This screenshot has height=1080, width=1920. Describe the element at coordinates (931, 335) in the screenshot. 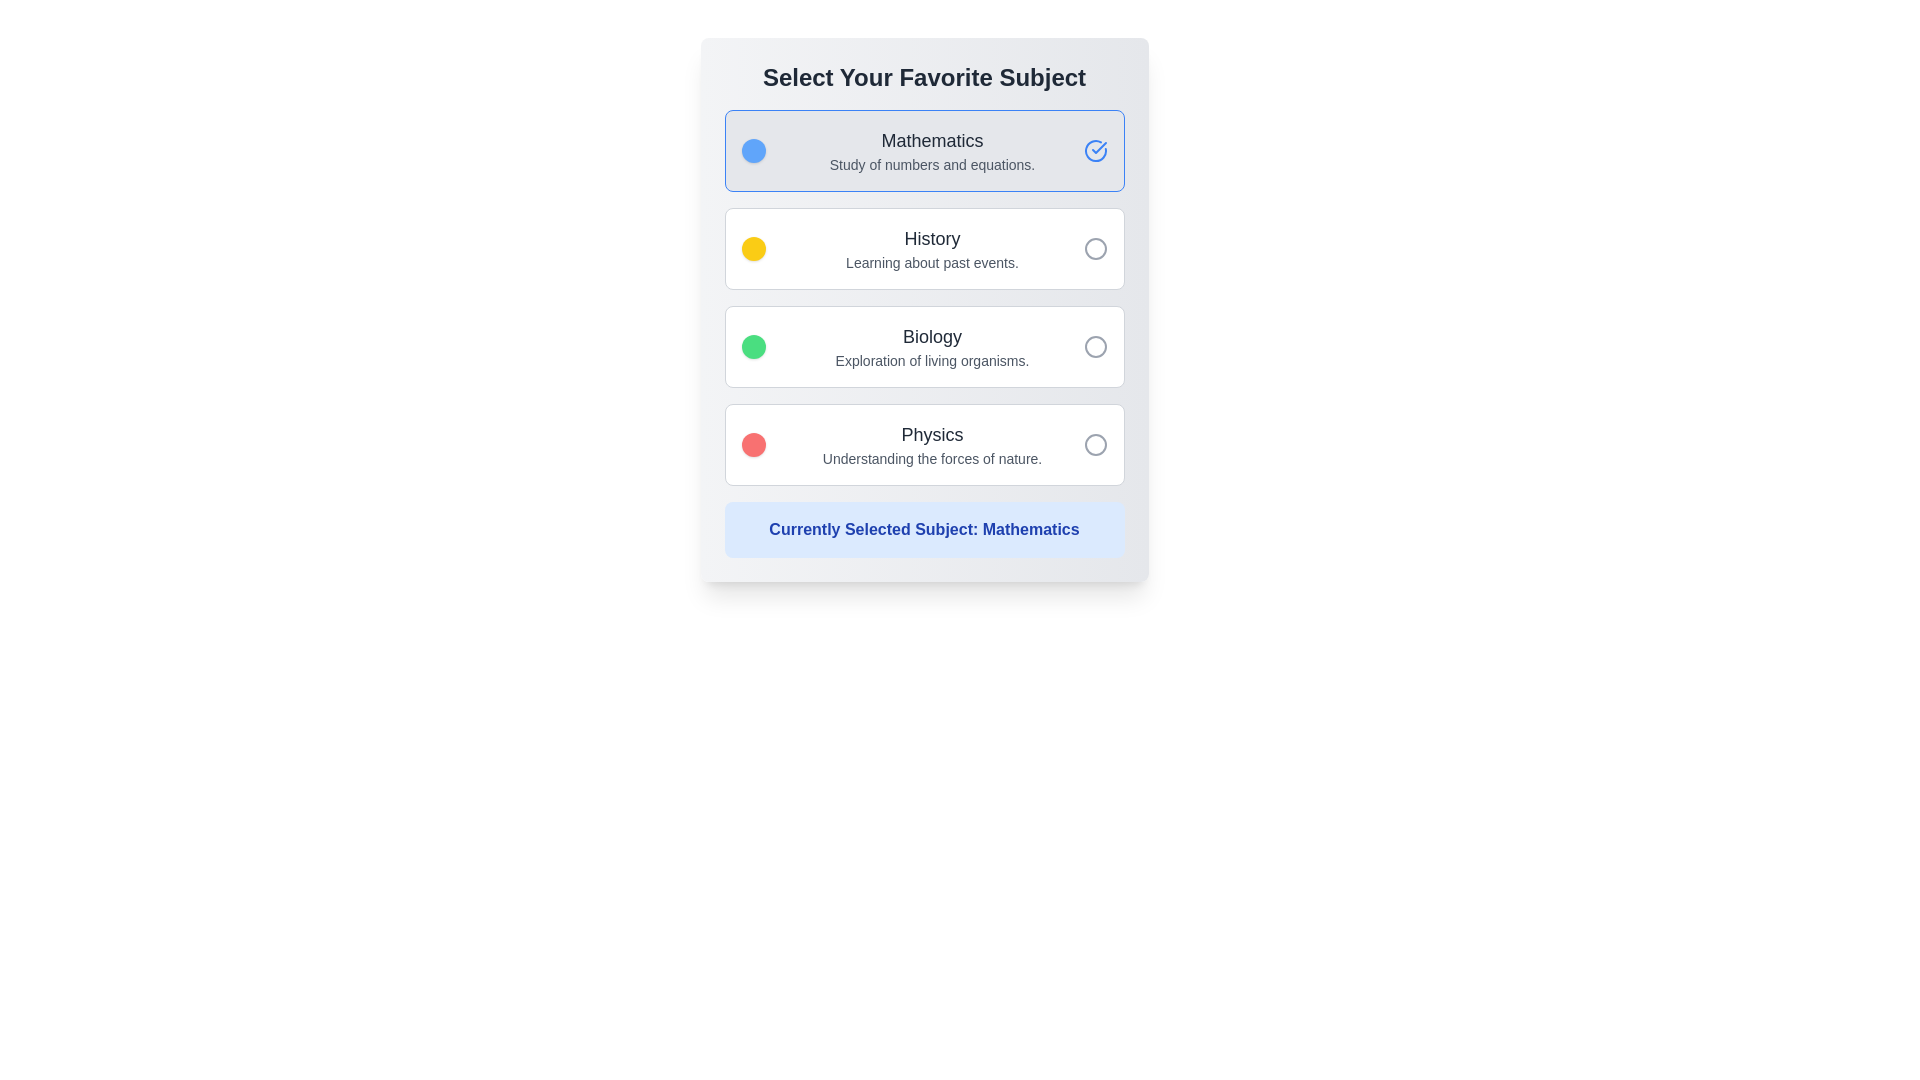

I see `the Text label displaying 'Biology', which is bold, dark gray, and aligned to the left, positioned above the description text 'Exploration of living organisms'` at that location.